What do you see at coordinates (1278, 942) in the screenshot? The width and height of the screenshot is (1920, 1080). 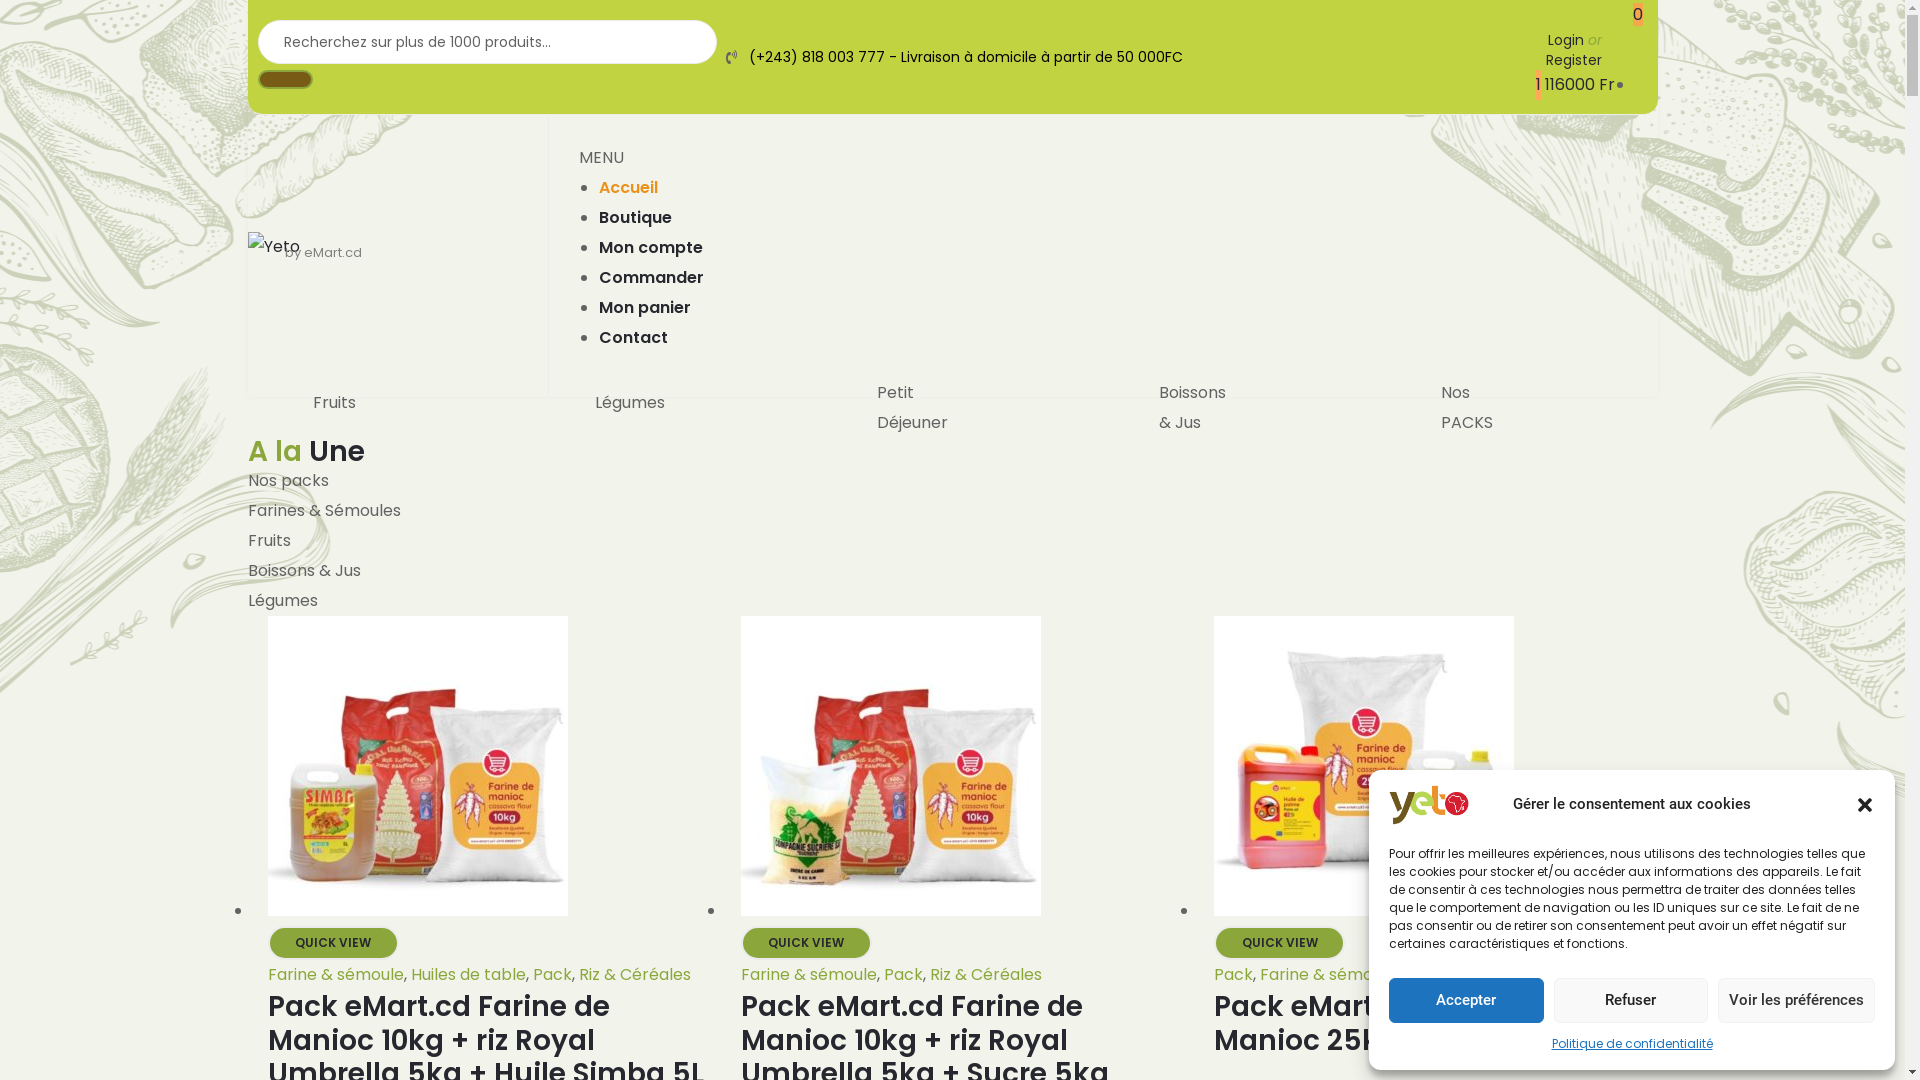 I see `'QUICK VIEW'` at bounding box center [1278, 942].